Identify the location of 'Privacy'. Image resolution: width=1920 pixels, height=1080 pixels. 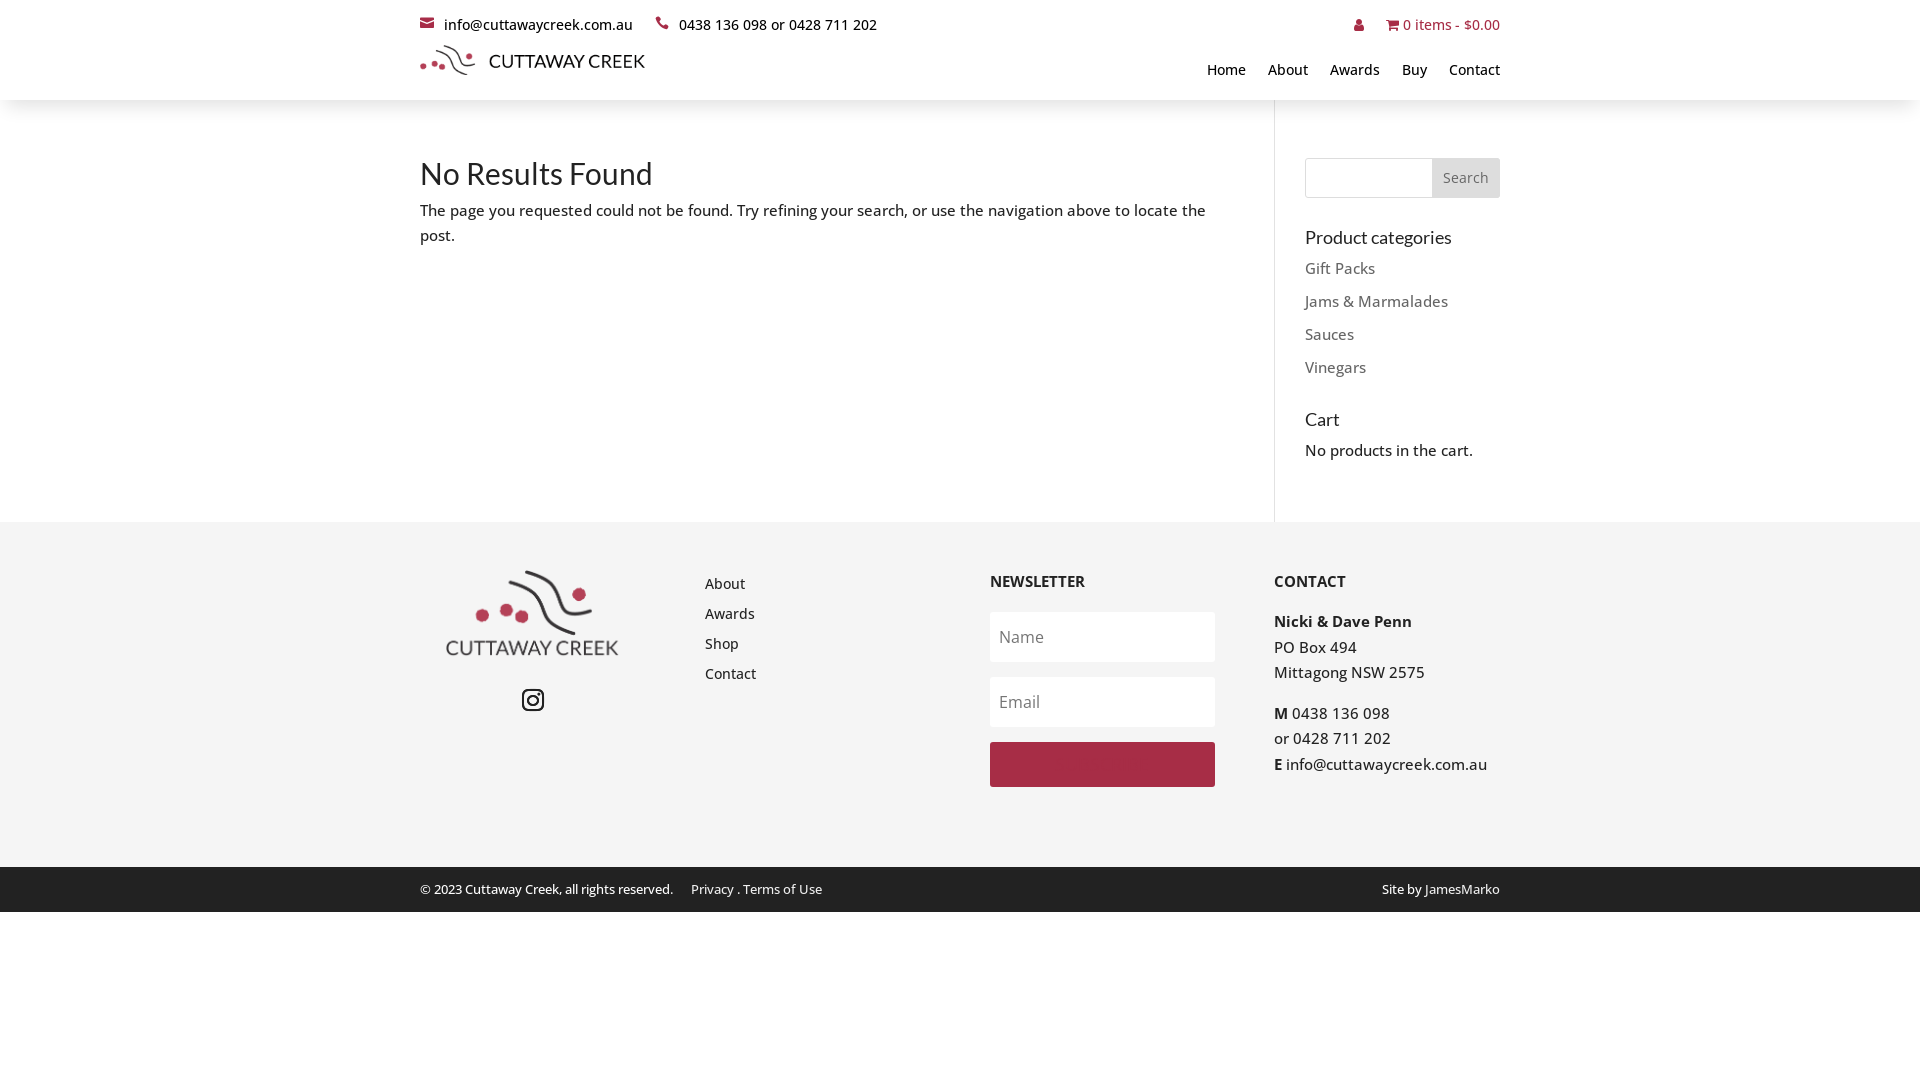
(712, 887).